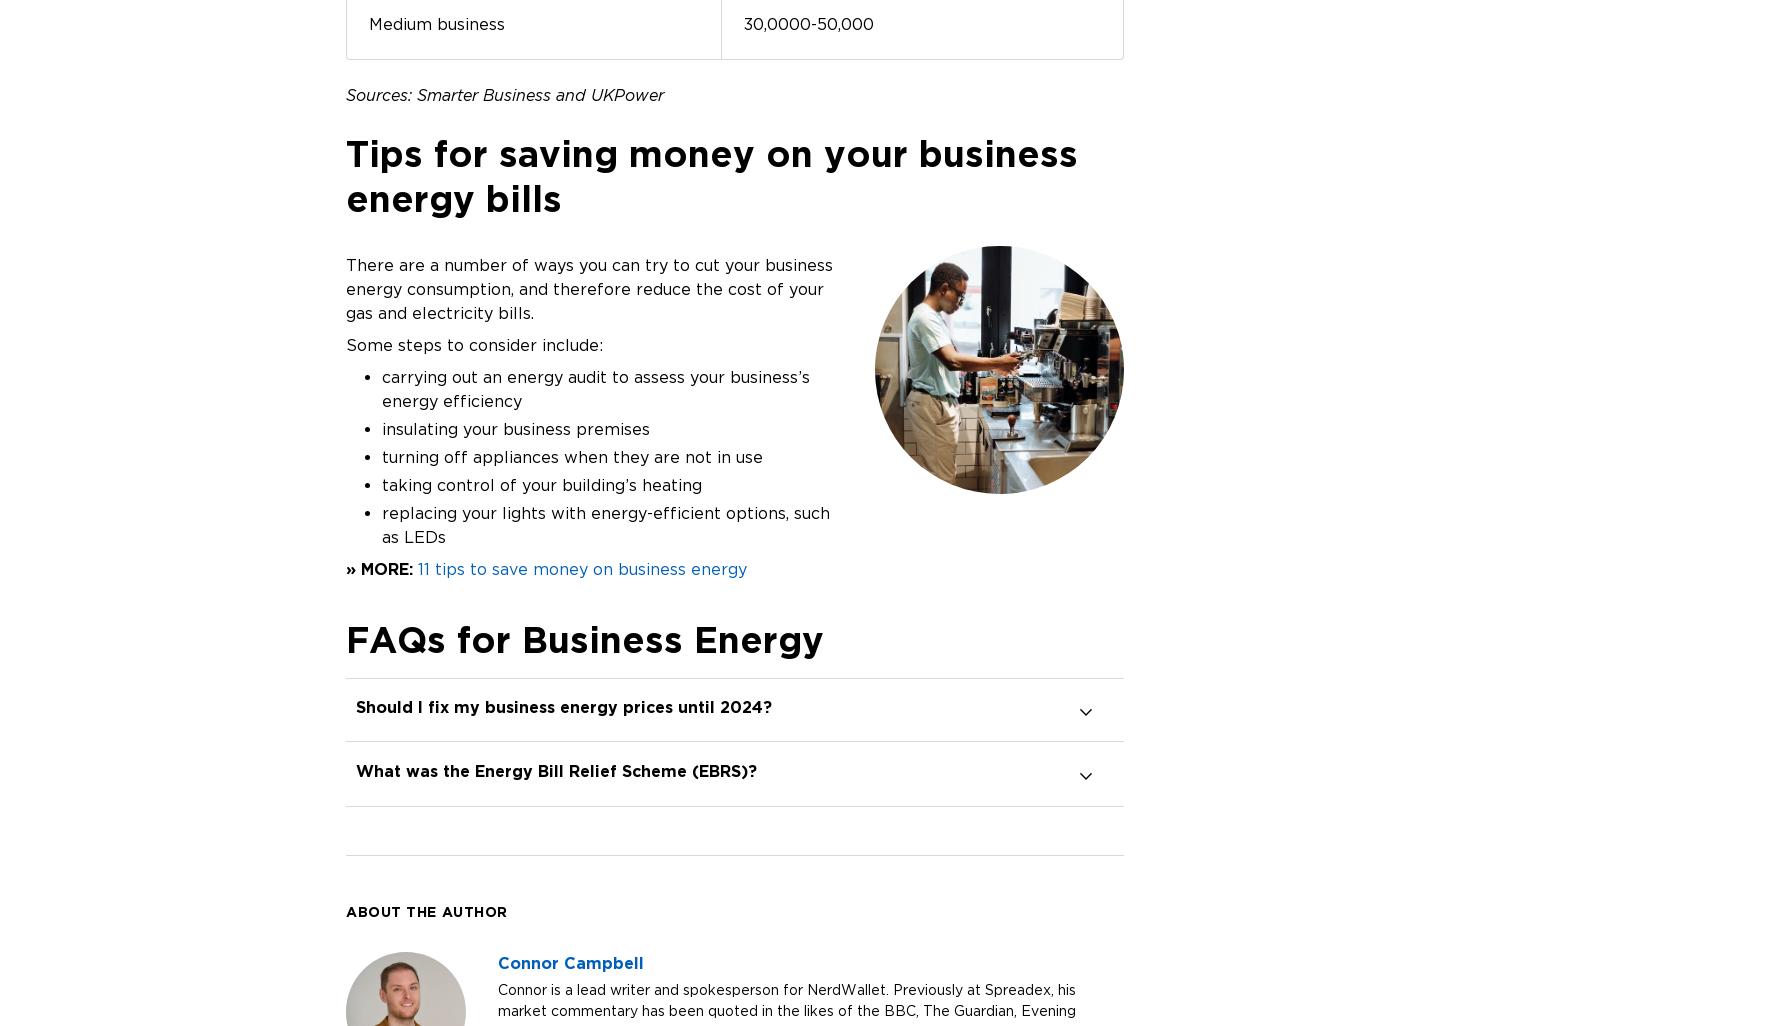 This screenshot has height=1026, width=1778. What do you see at coordinates (344, 287) in the screenshot?
I see `'There are a number of ways you can try to cut your business energy consumption, and therefore reduce the cost of your gas and electricity bills.'` at bounding box center [344, 287].